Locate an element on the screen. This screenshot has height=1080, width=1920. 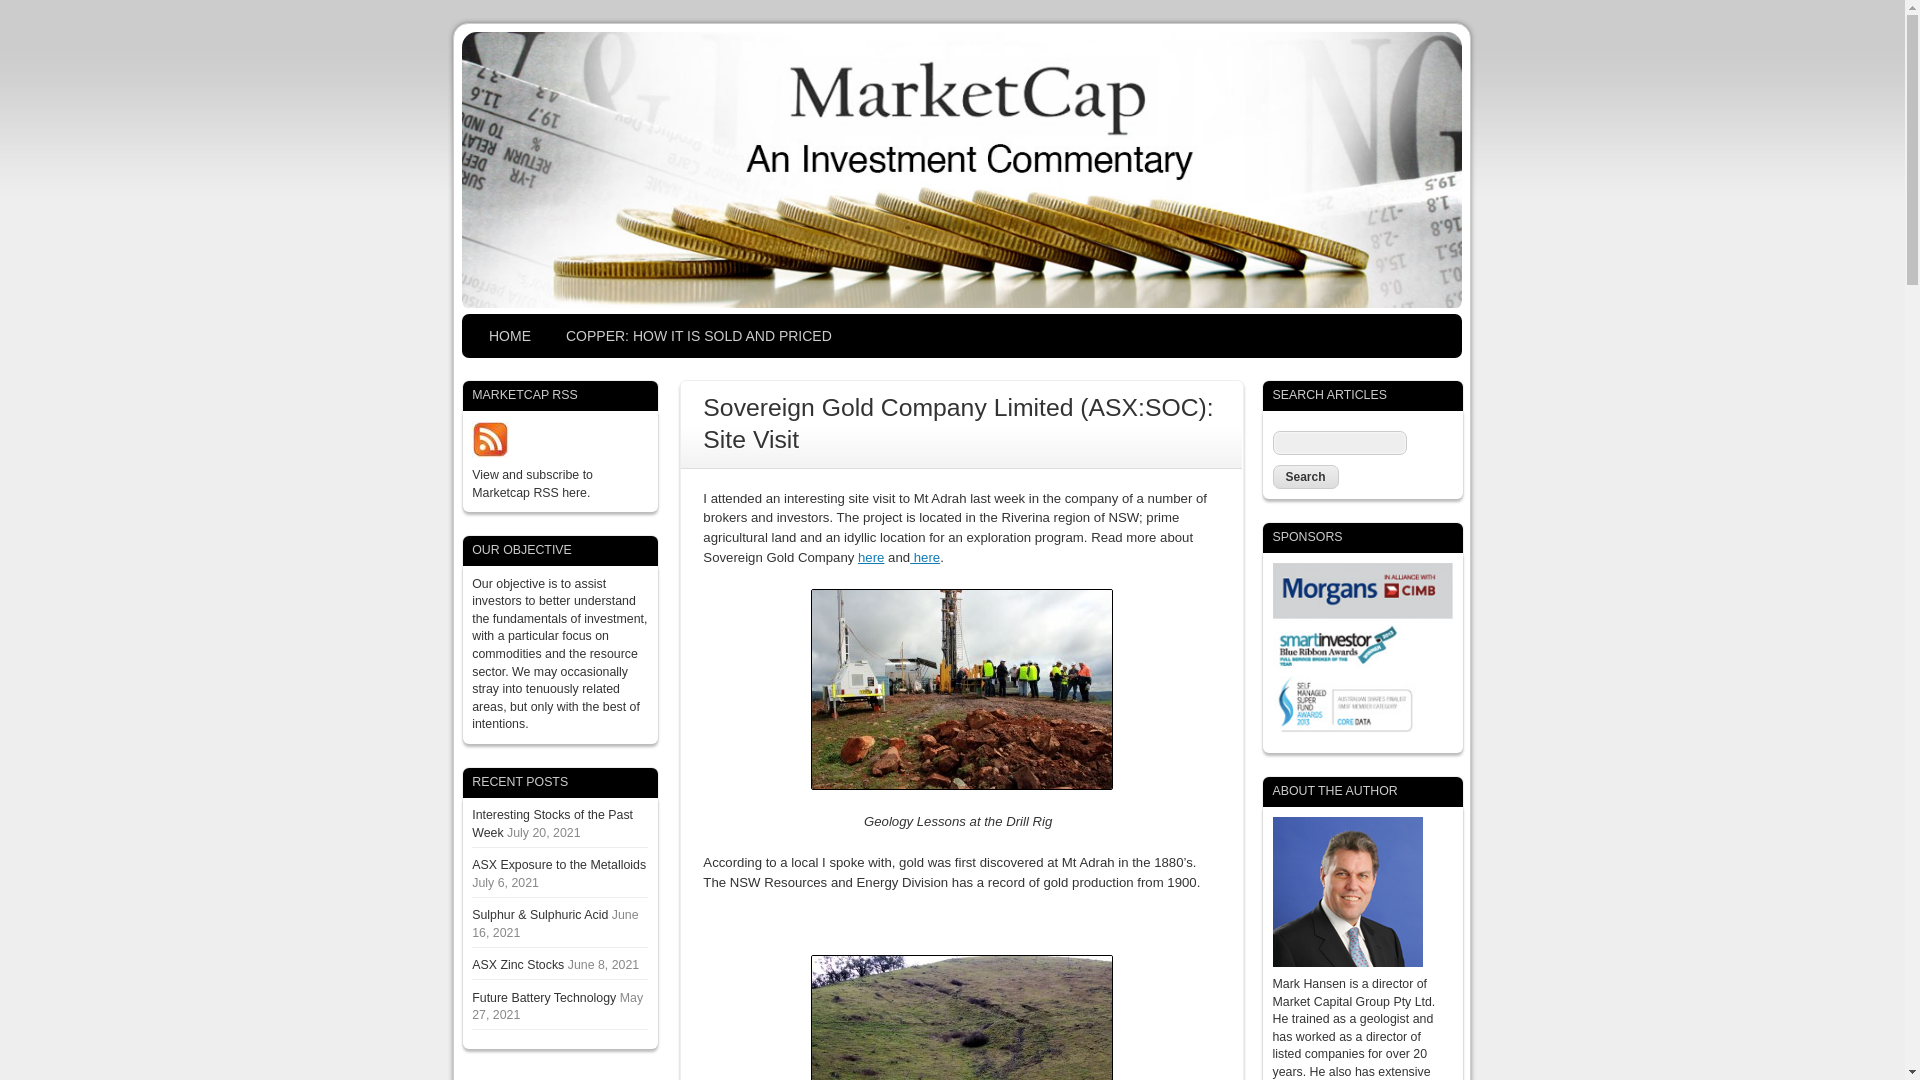
'Sulphur & Sulphuric Acid' is located at coordinates (539, 914).